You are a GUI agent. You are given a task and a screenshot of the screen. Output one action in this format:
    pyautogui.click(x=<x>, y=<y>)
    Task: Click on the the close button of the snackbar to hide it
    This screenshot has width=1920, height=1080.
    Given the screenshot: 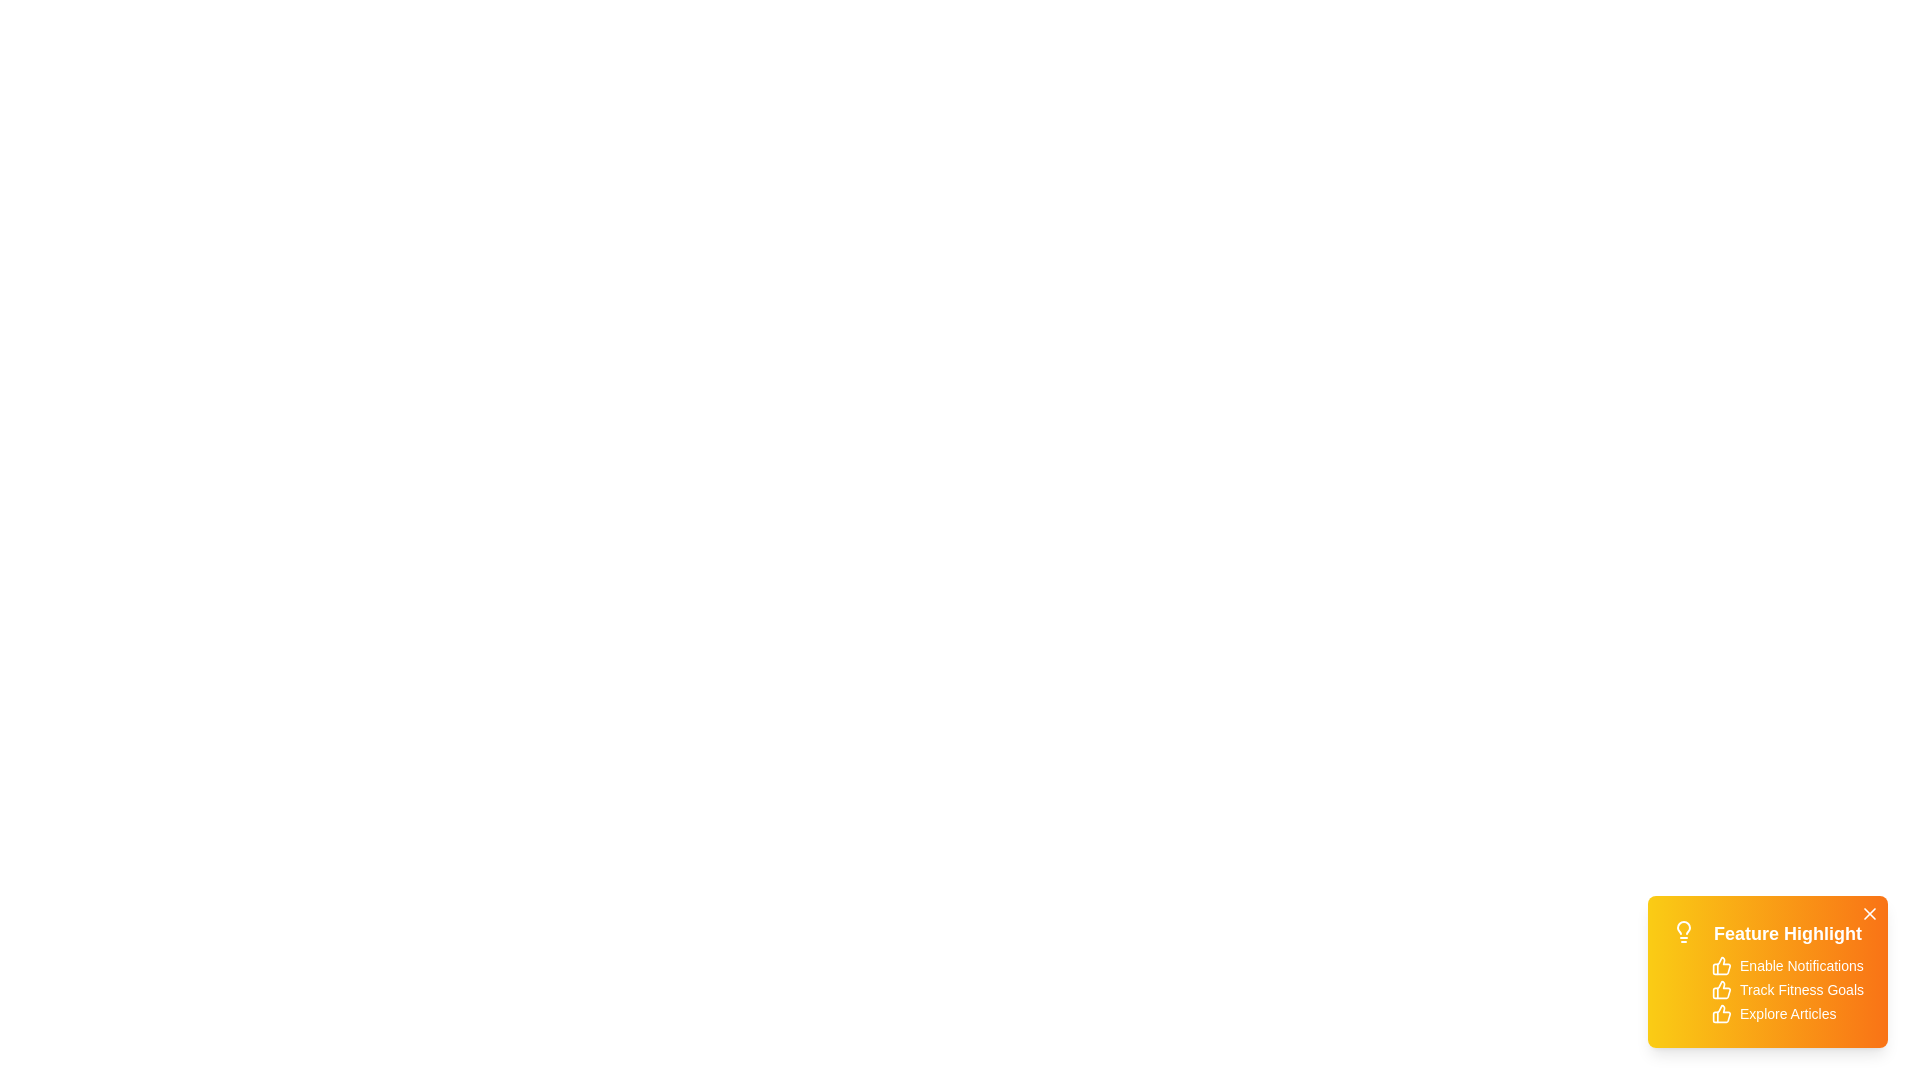 What is the action you would take?
    pyautogui.click(x=1869, y=914)
    